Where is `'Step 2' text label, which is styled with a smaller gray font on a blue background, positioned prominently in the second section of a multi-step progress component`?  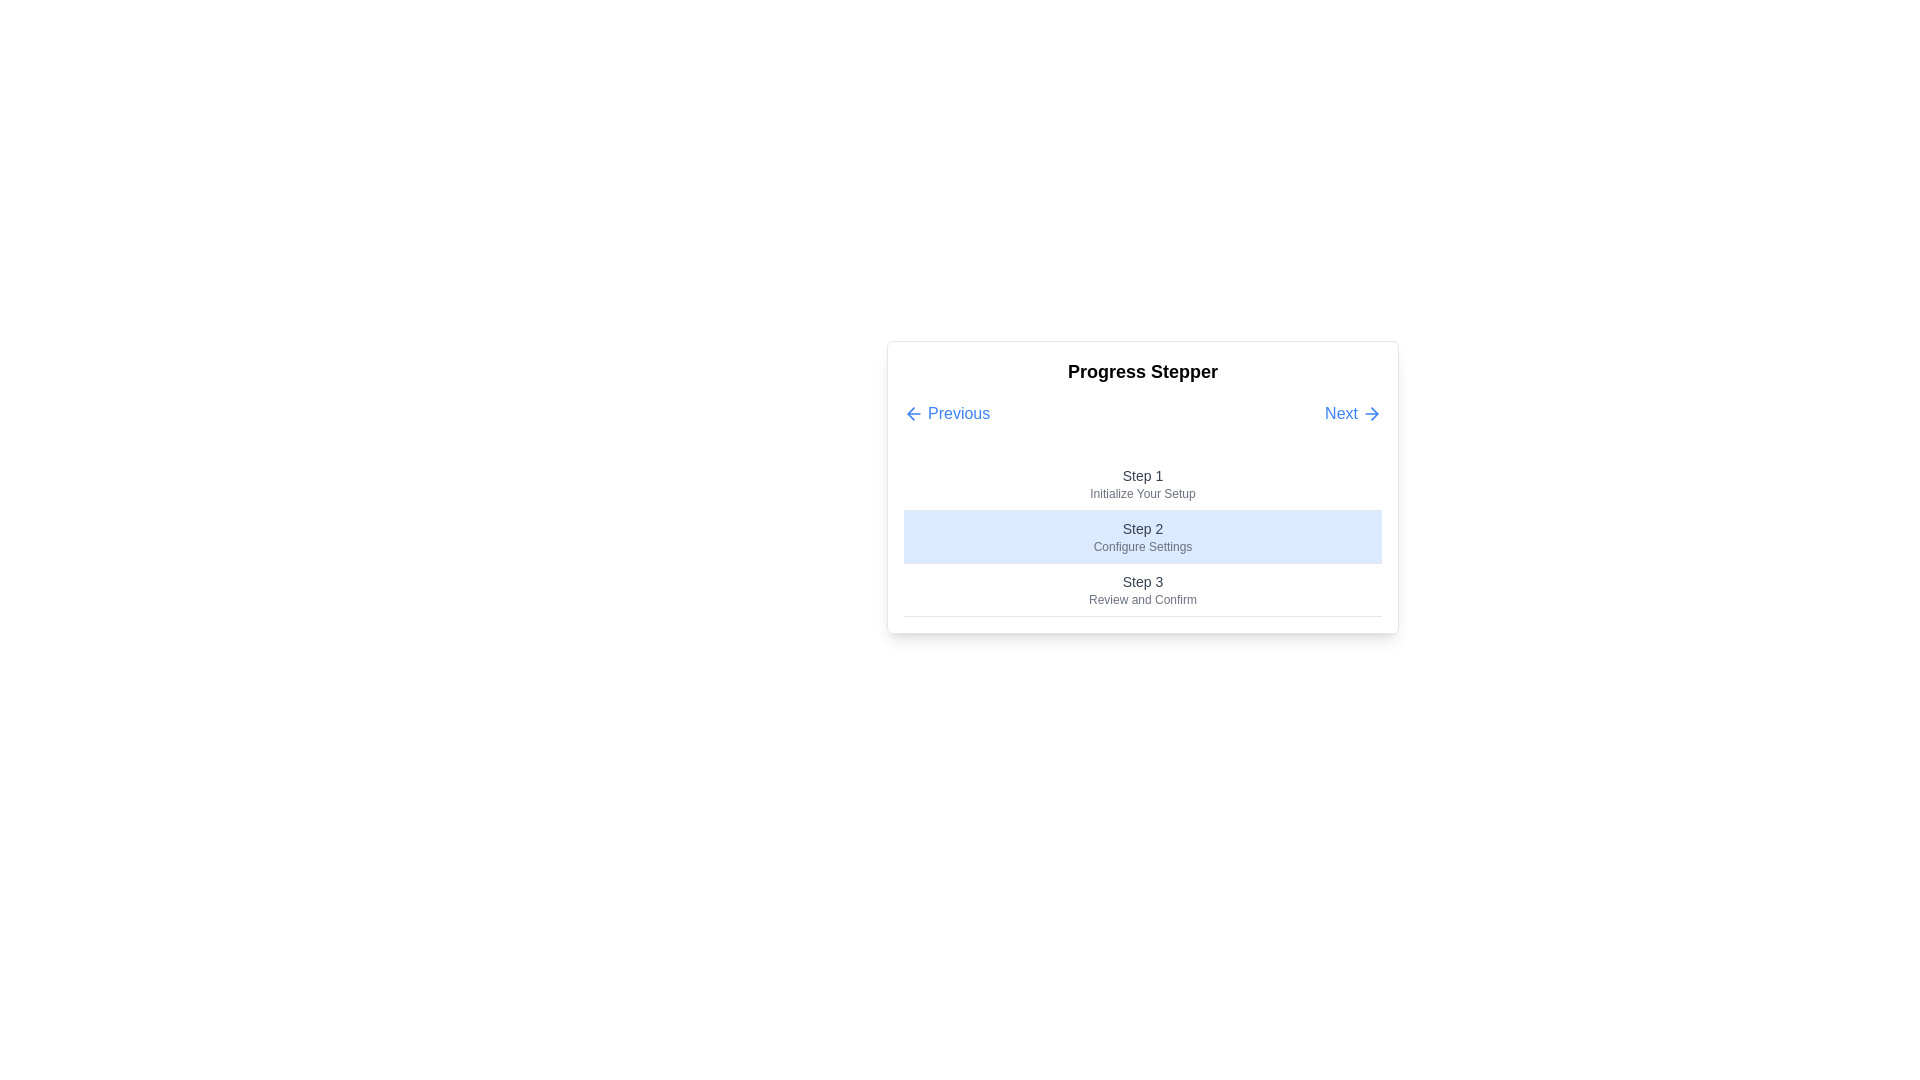 'Step 2' text label, which is styled with a smaller gray font on a blue background, positioned prominently in the second section of a multi-step progress component is located at coordinates (1142, 527).